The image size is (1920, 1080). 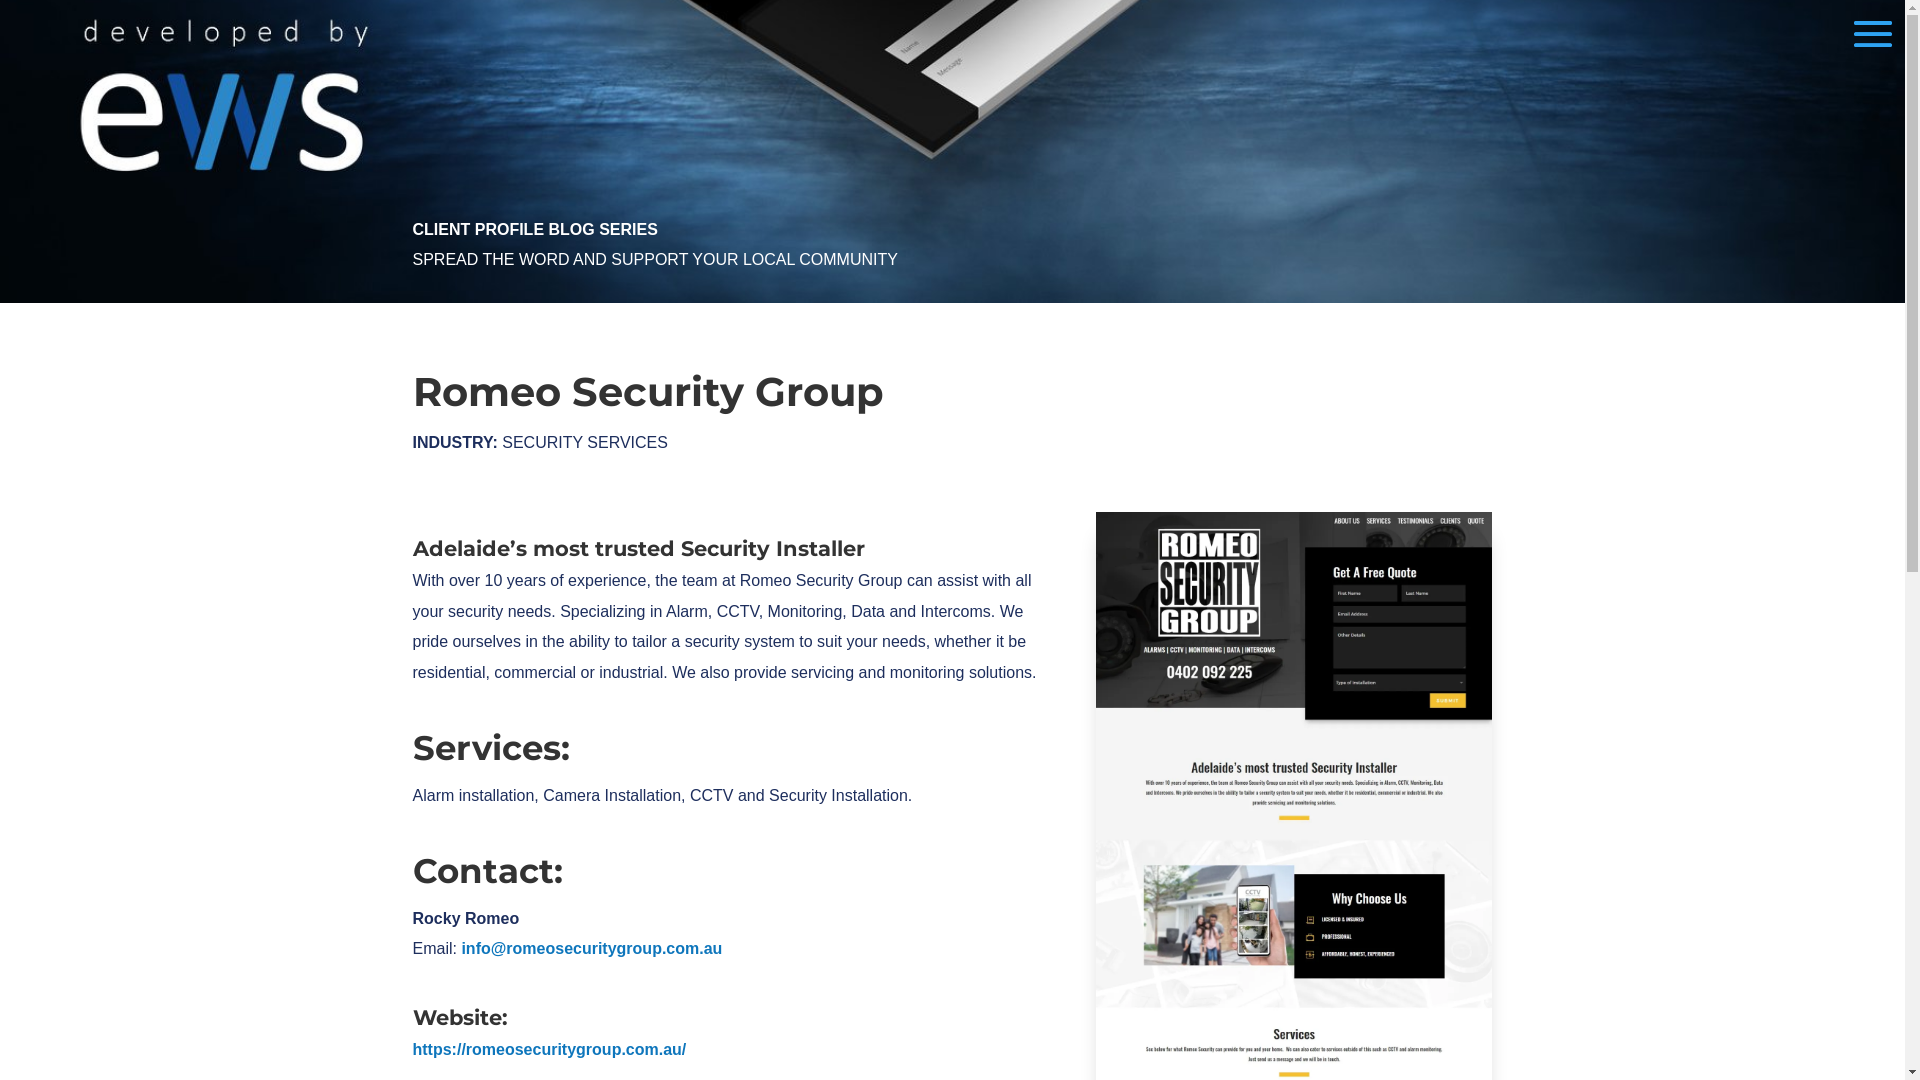 I want to click on 'https://romeosecuritygroup.com.au/', so click(x=548, y=1048).